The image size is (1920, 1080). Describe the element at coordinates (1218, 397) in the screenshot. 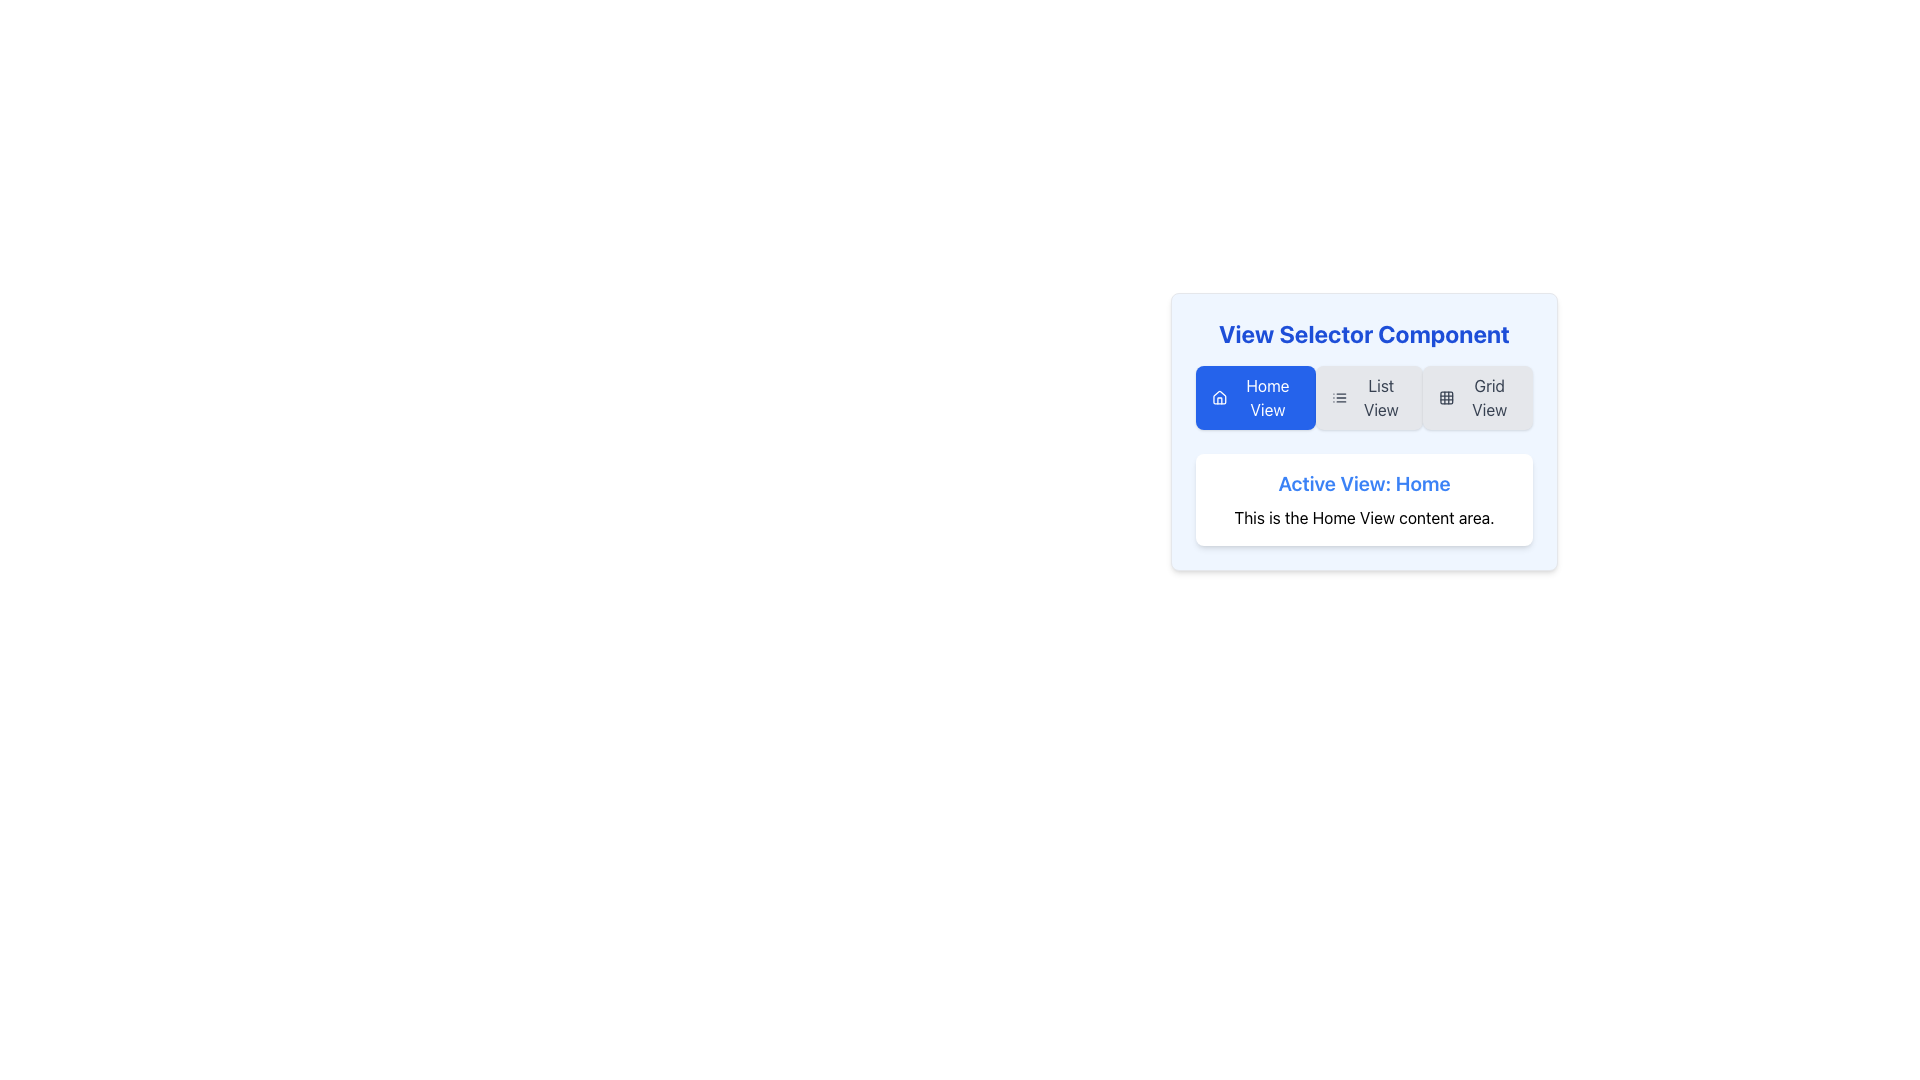

I see `the 'Home View' icon in the 'View Selector Component', which is the leftmost item in the button labeled 'Home View'` at that location.